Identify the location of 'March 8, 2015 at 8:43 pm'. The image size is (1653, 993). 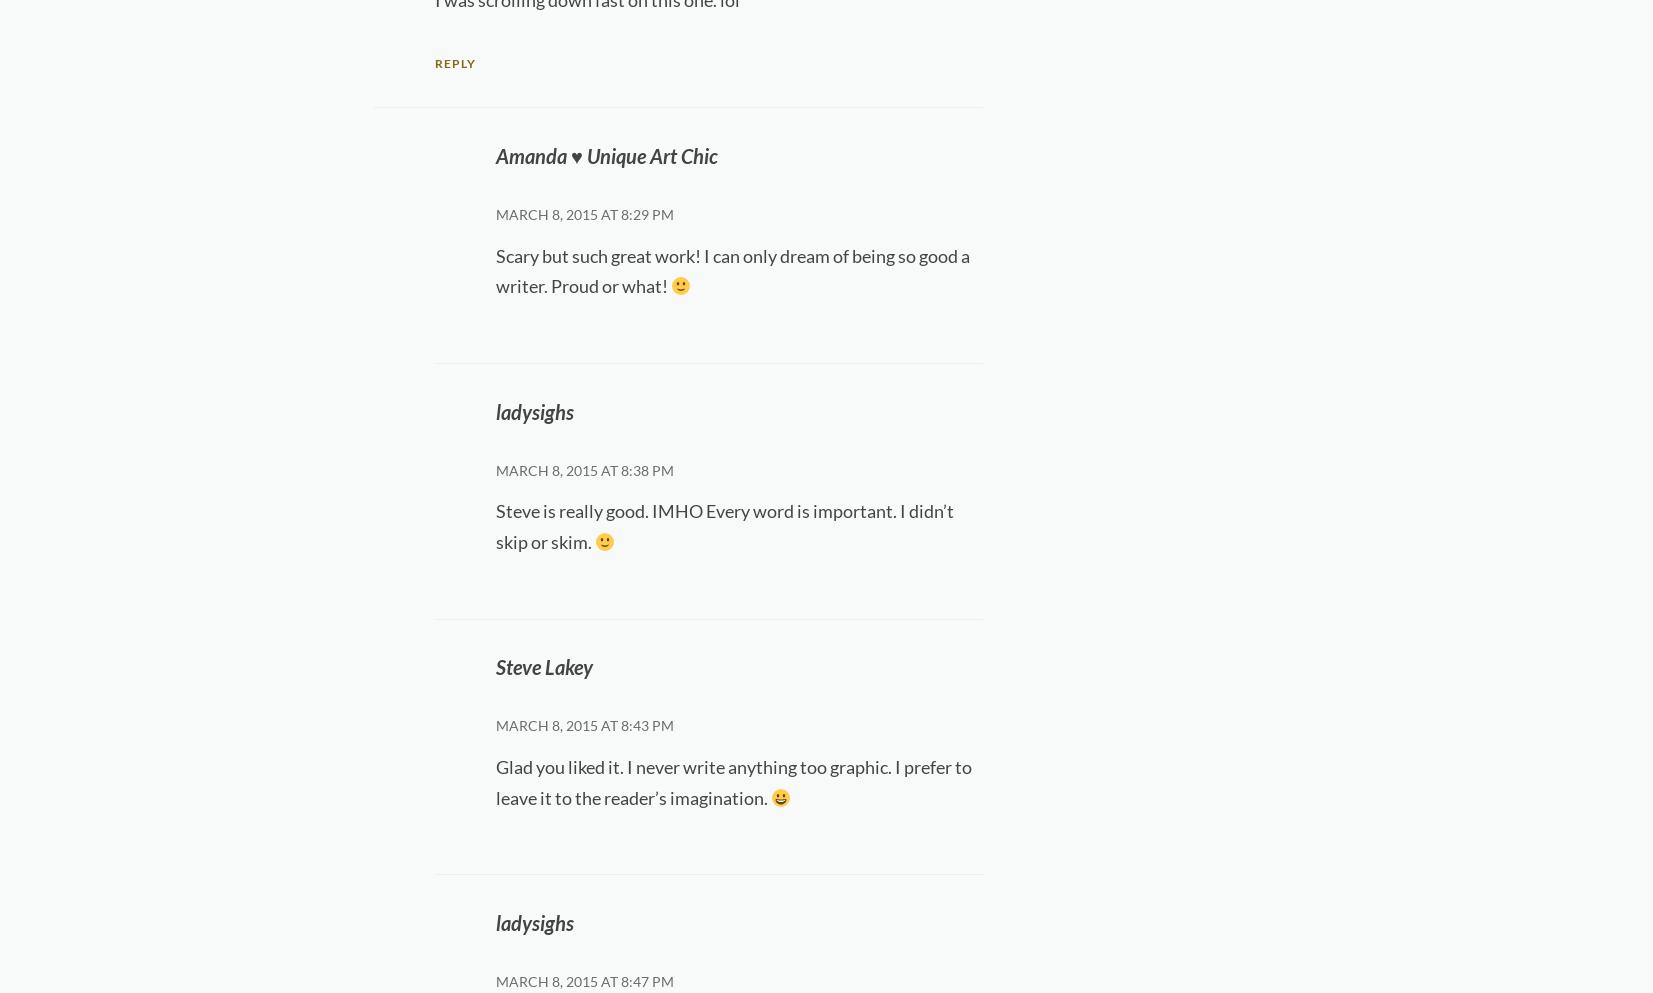
(495, 724).